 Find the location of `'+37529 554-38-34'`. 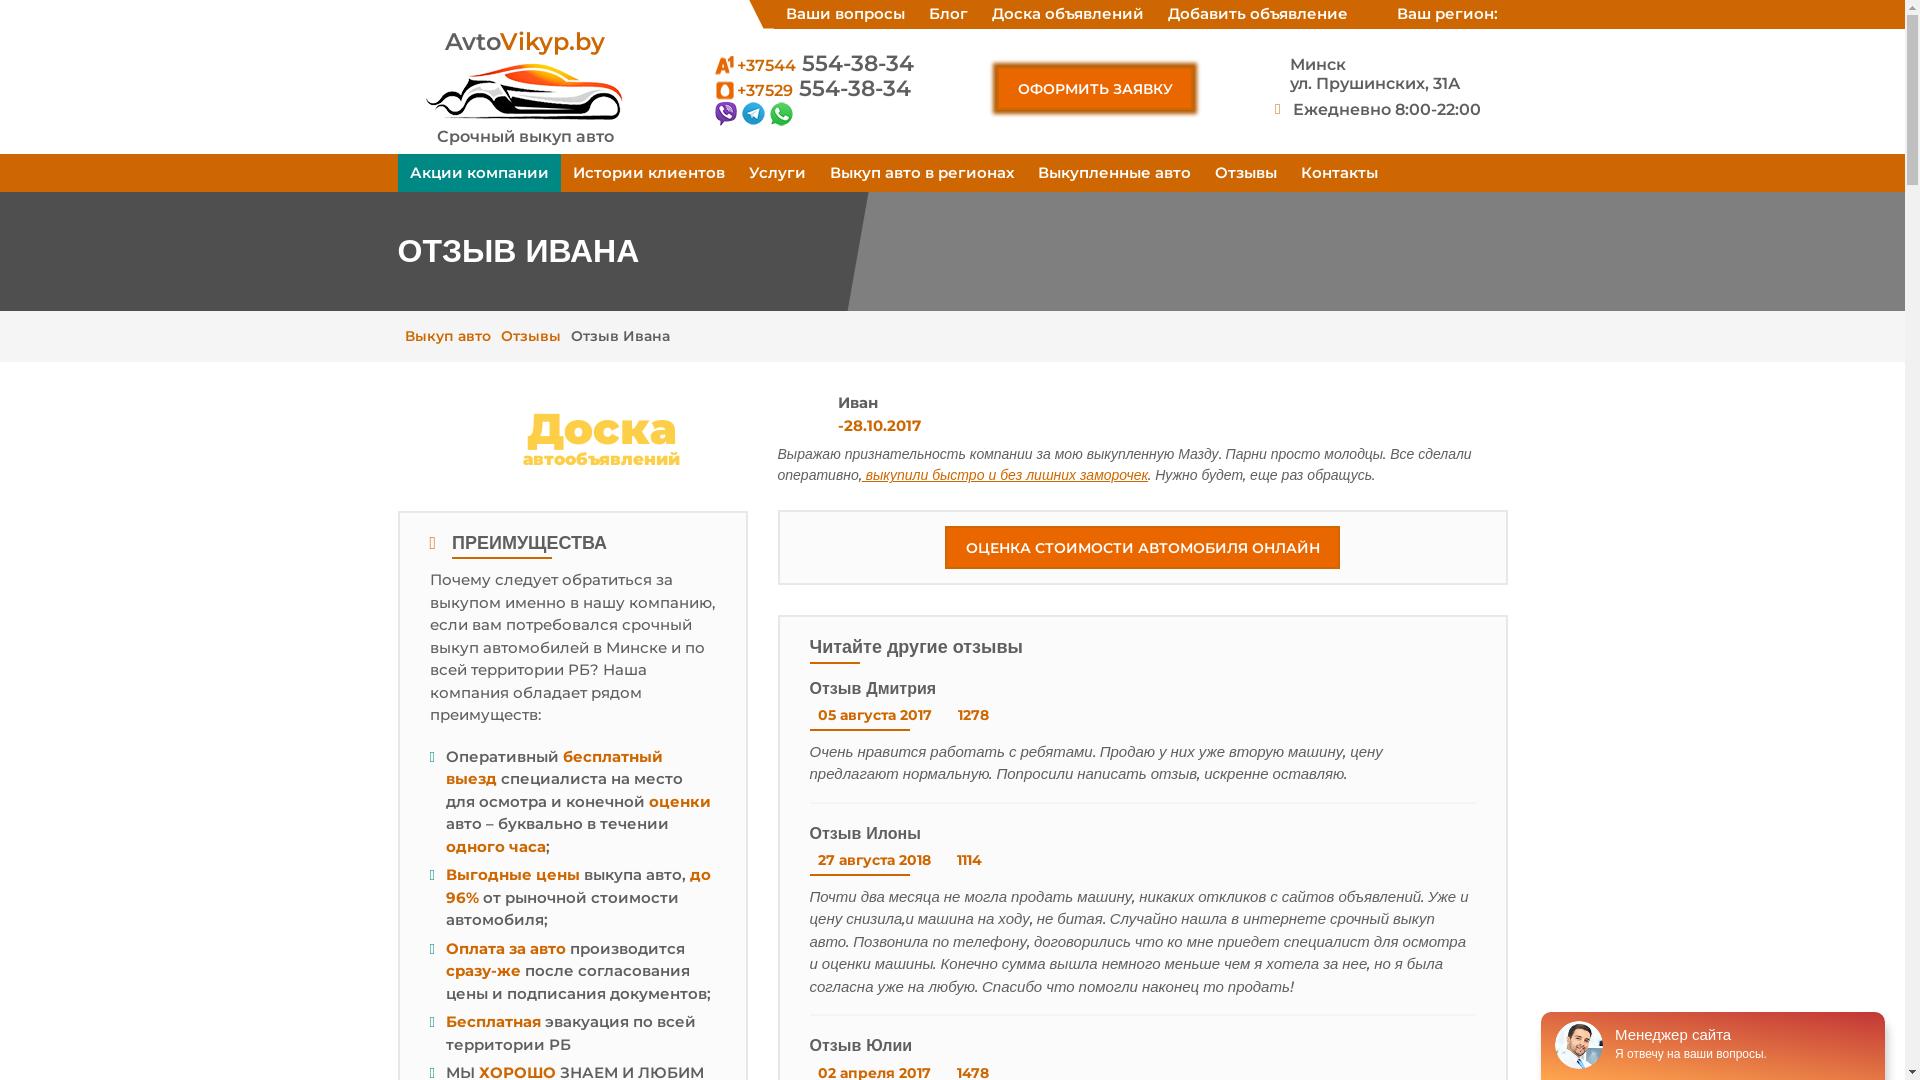

'+37529 554-38-34' is located at coordinates (811, 87).